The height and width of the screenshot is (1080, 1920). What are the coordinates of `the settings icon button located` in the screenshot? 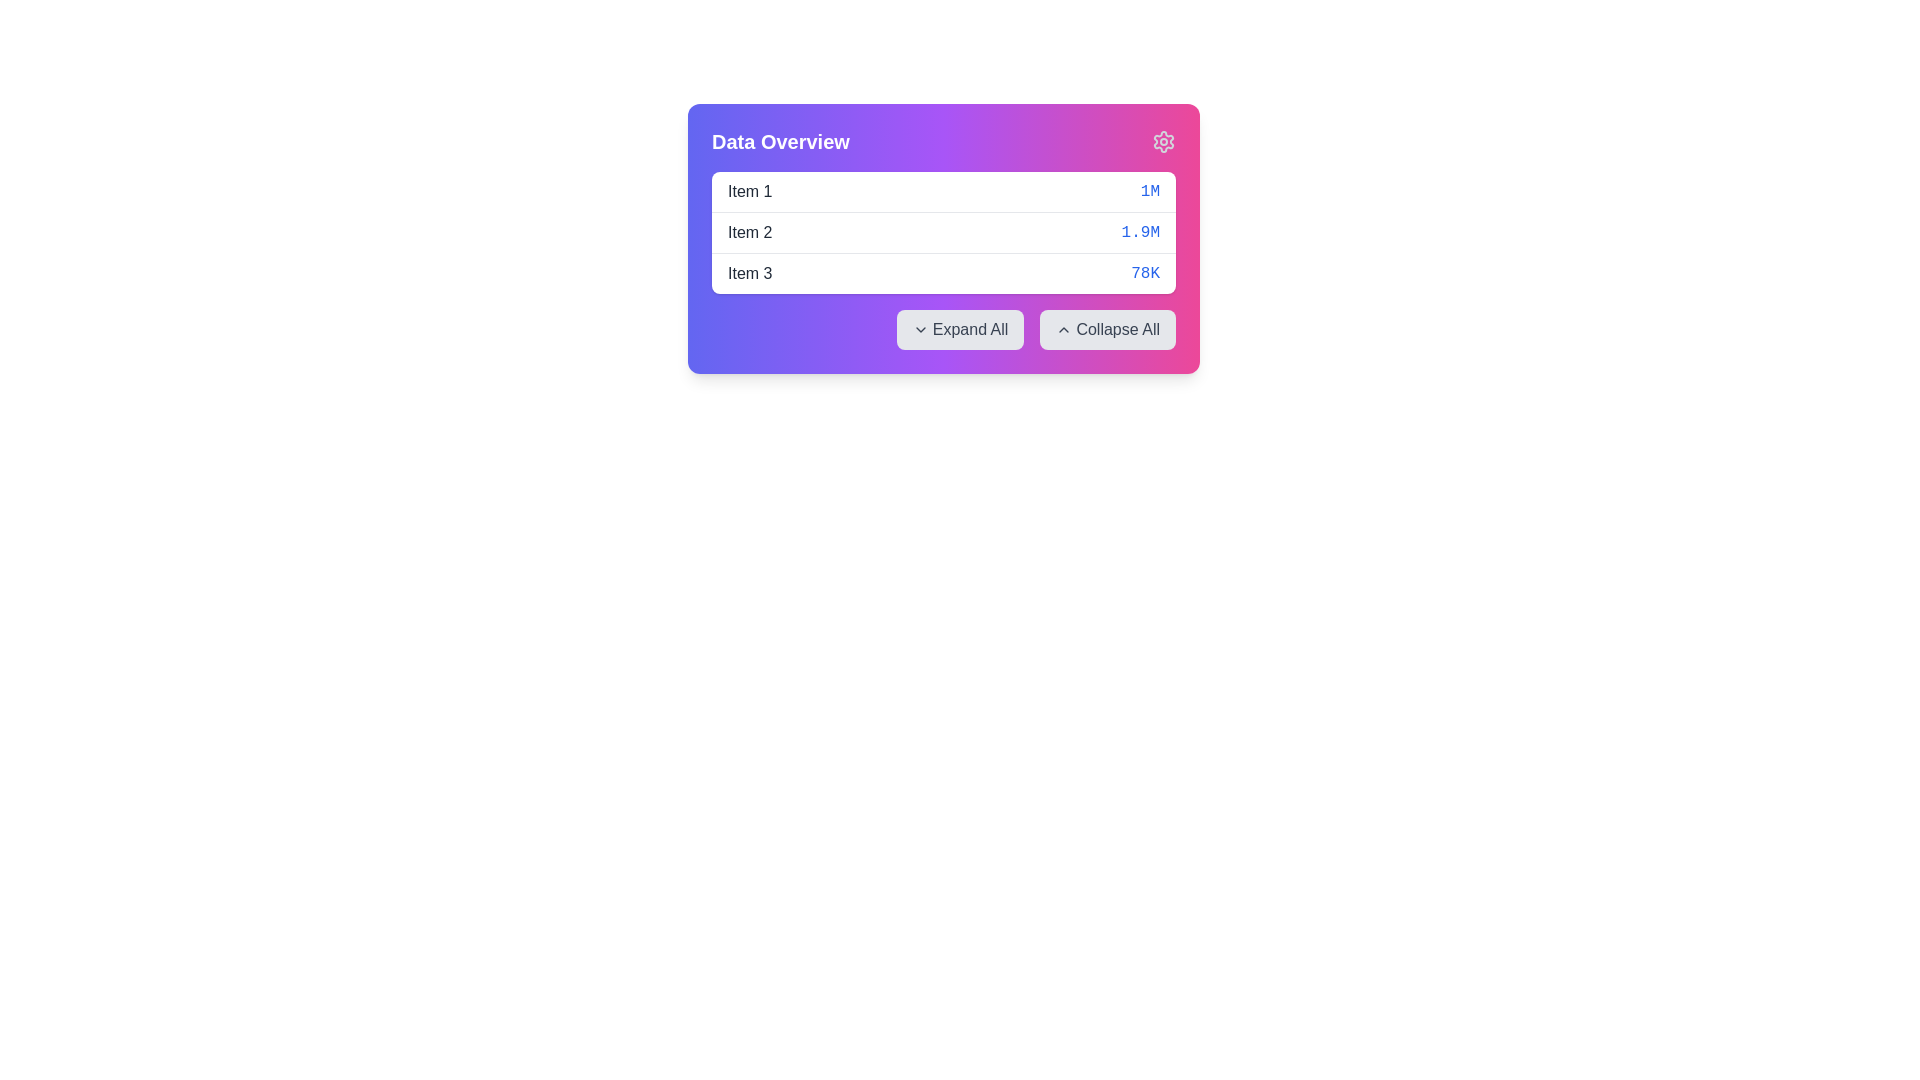 It's located at (1163, 141).